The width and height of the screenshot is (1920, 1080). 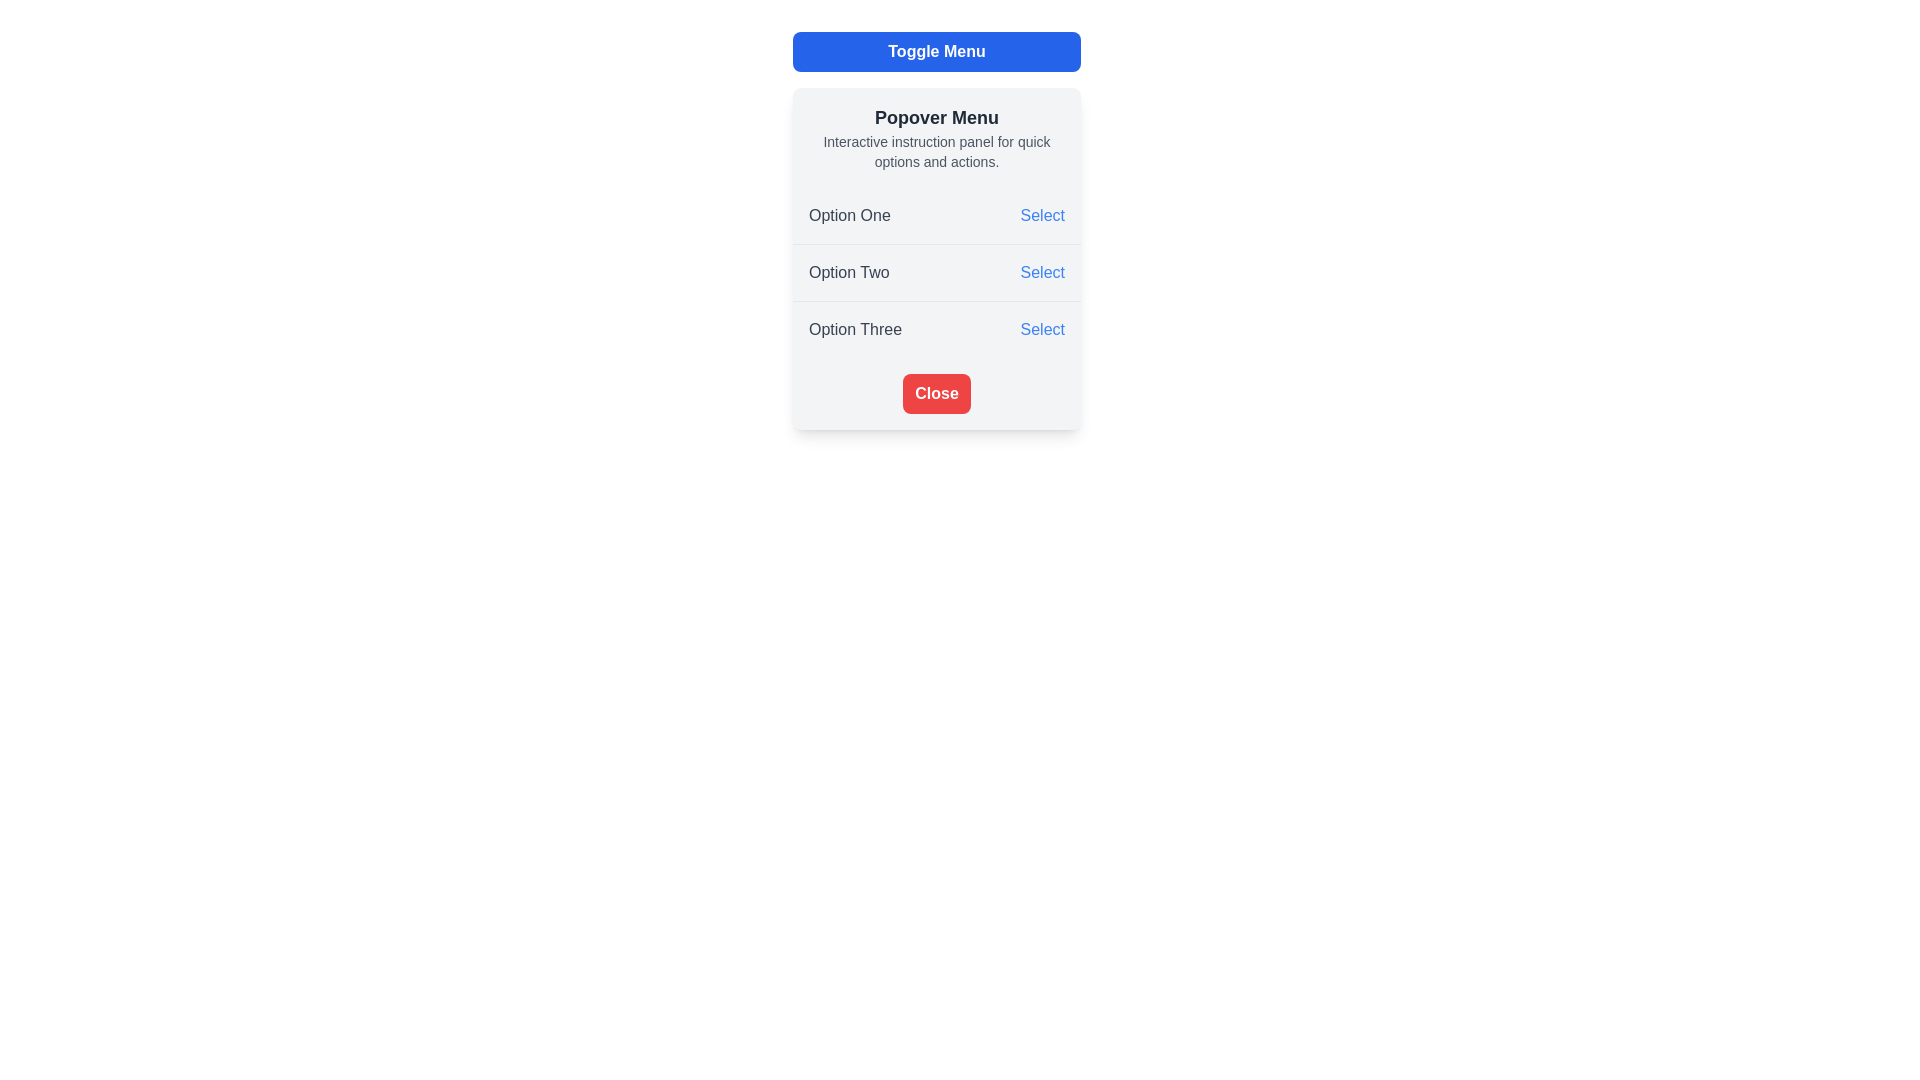 I want to click on the text display element that provides instructions about the options in the popover menu, located below the 'Popover Menu' header, so click(x=935, y=150).